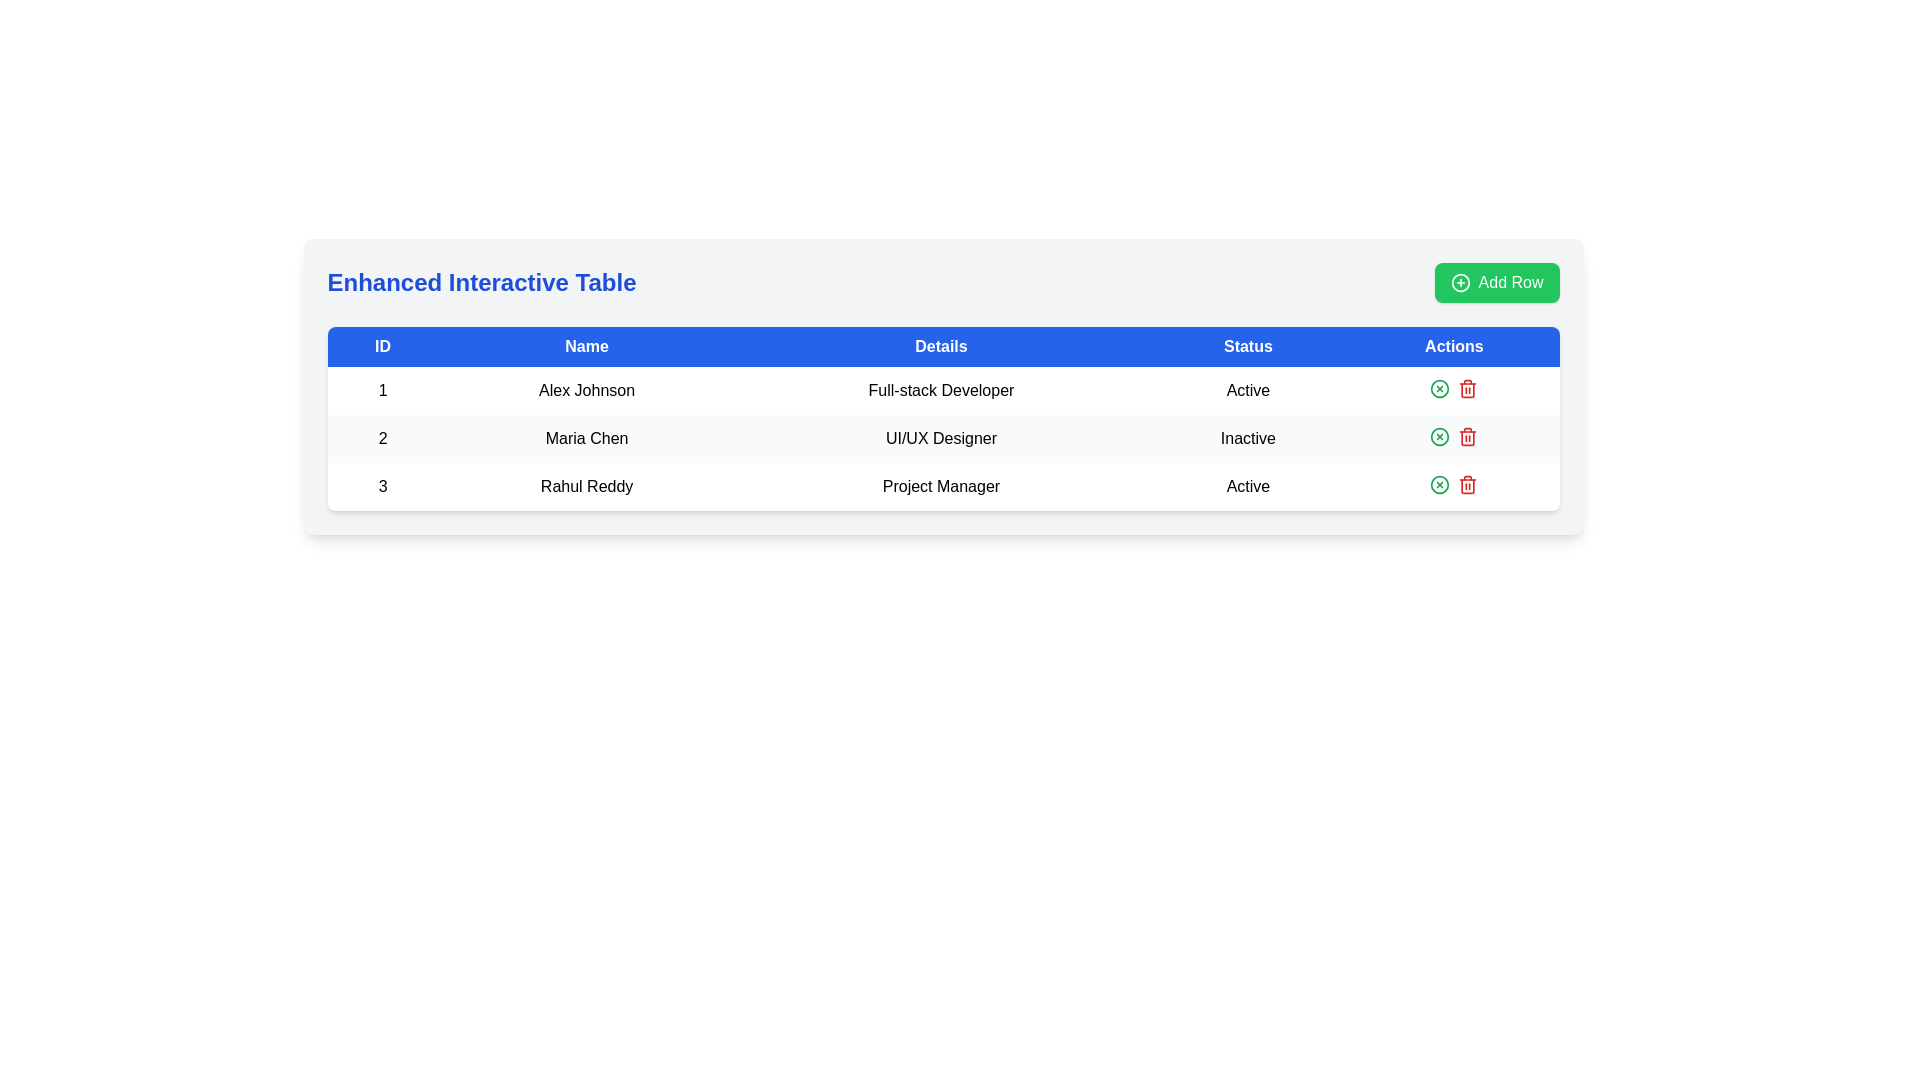  Describe the element at coordinates (940, 390) in the screenshot. I see `the Text Label that contains the text 'Full-stack Developer' located in the 'Details' column of the first row of the table` at that location.